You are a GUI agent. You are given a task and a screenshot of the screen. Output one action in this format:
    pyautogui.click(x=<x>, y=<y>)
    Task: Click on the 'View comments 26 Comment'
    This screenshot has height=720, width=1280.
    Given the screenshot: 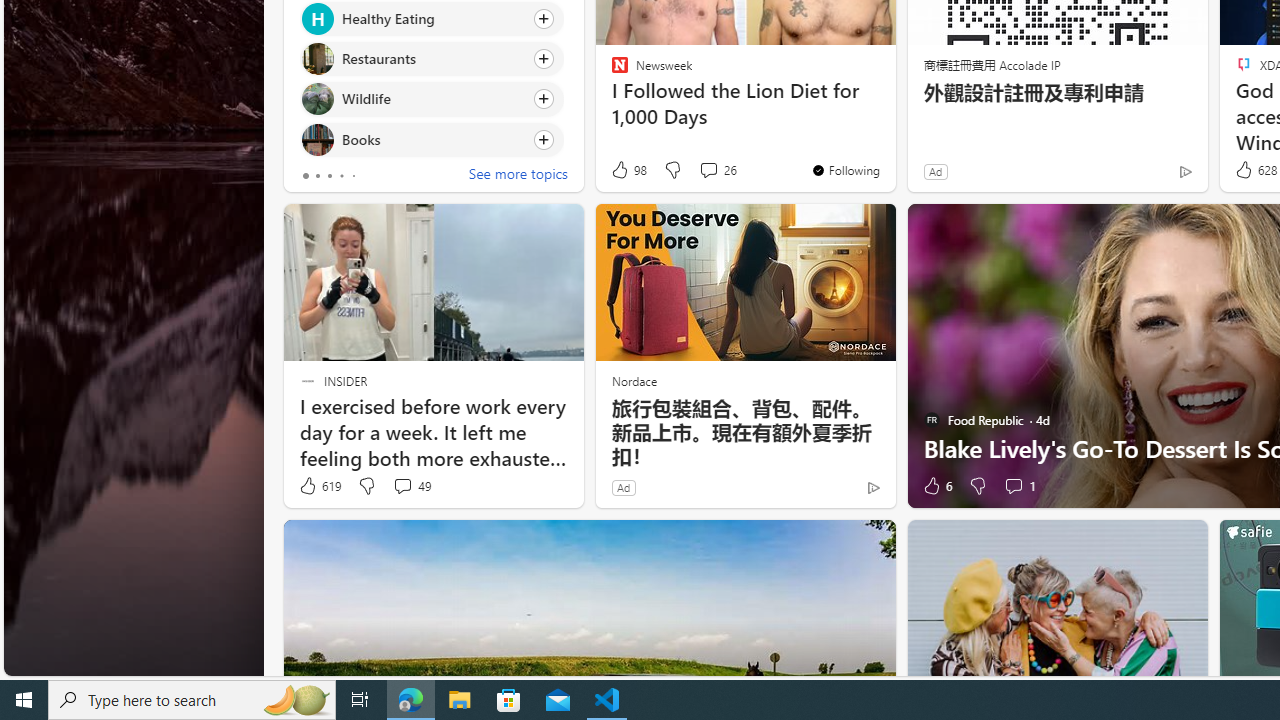 What is the action you would take?
    pyautogui.click(x=717, y=169)
    